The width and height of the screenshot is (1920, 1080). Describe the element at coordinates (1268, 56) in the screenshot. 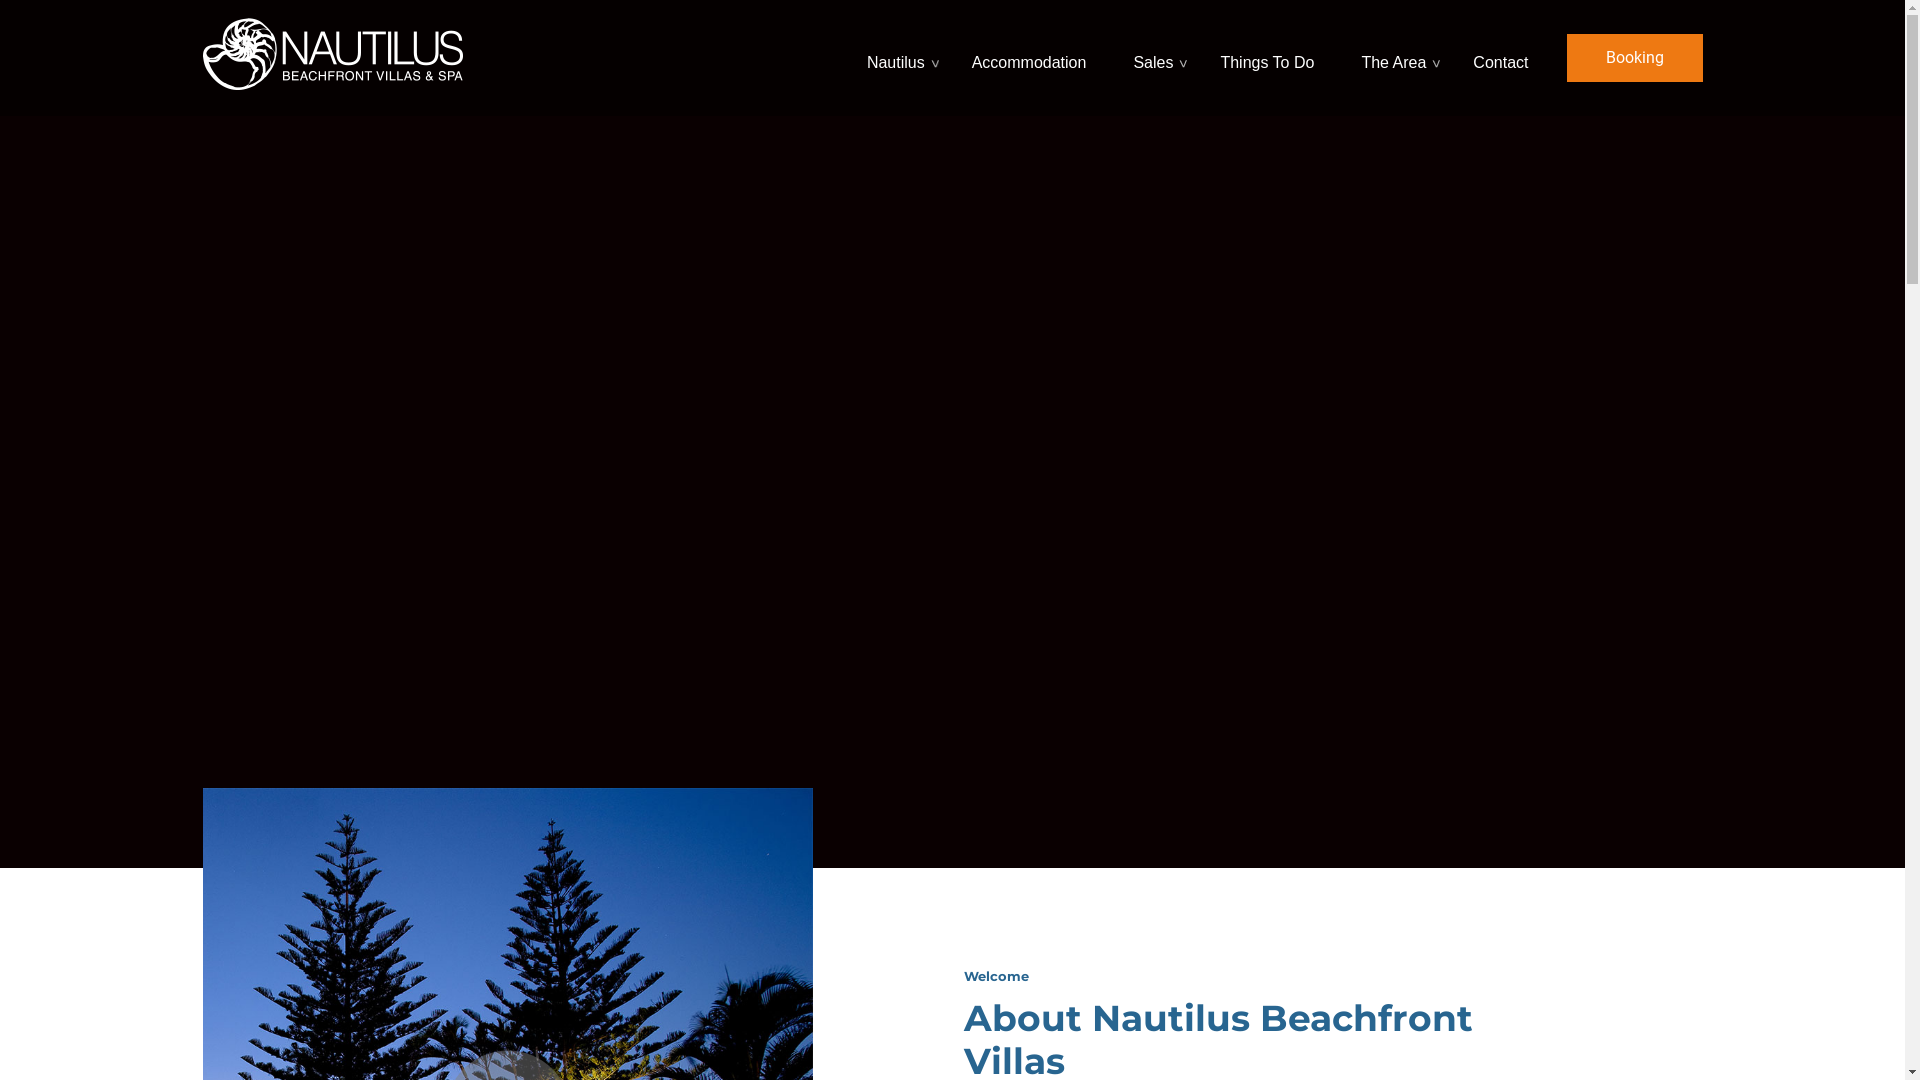

I see `'Things To Do'` at that location.